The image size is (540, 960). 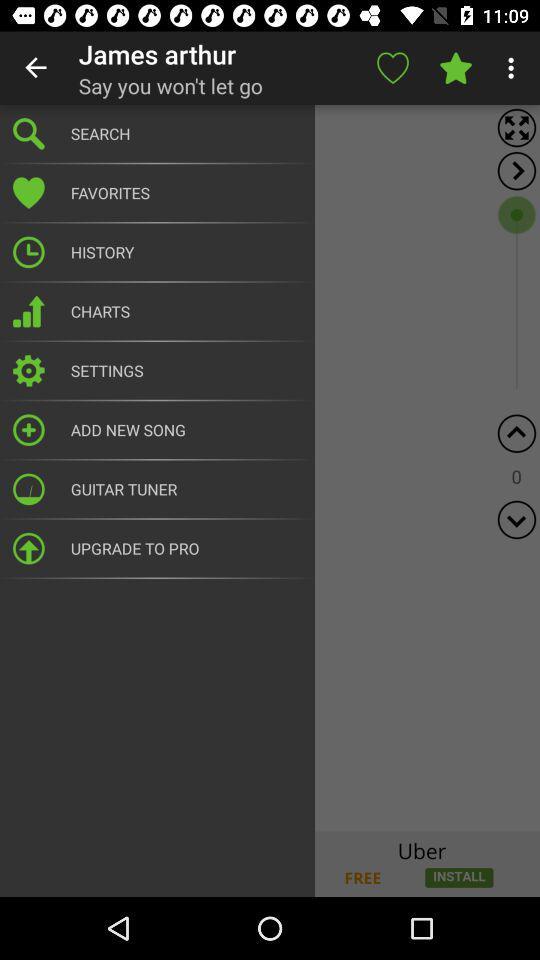 What do you see at coordinates (270, 863) in the screenshot?
I see `banner advertisement` at bounding box center [270, 863].